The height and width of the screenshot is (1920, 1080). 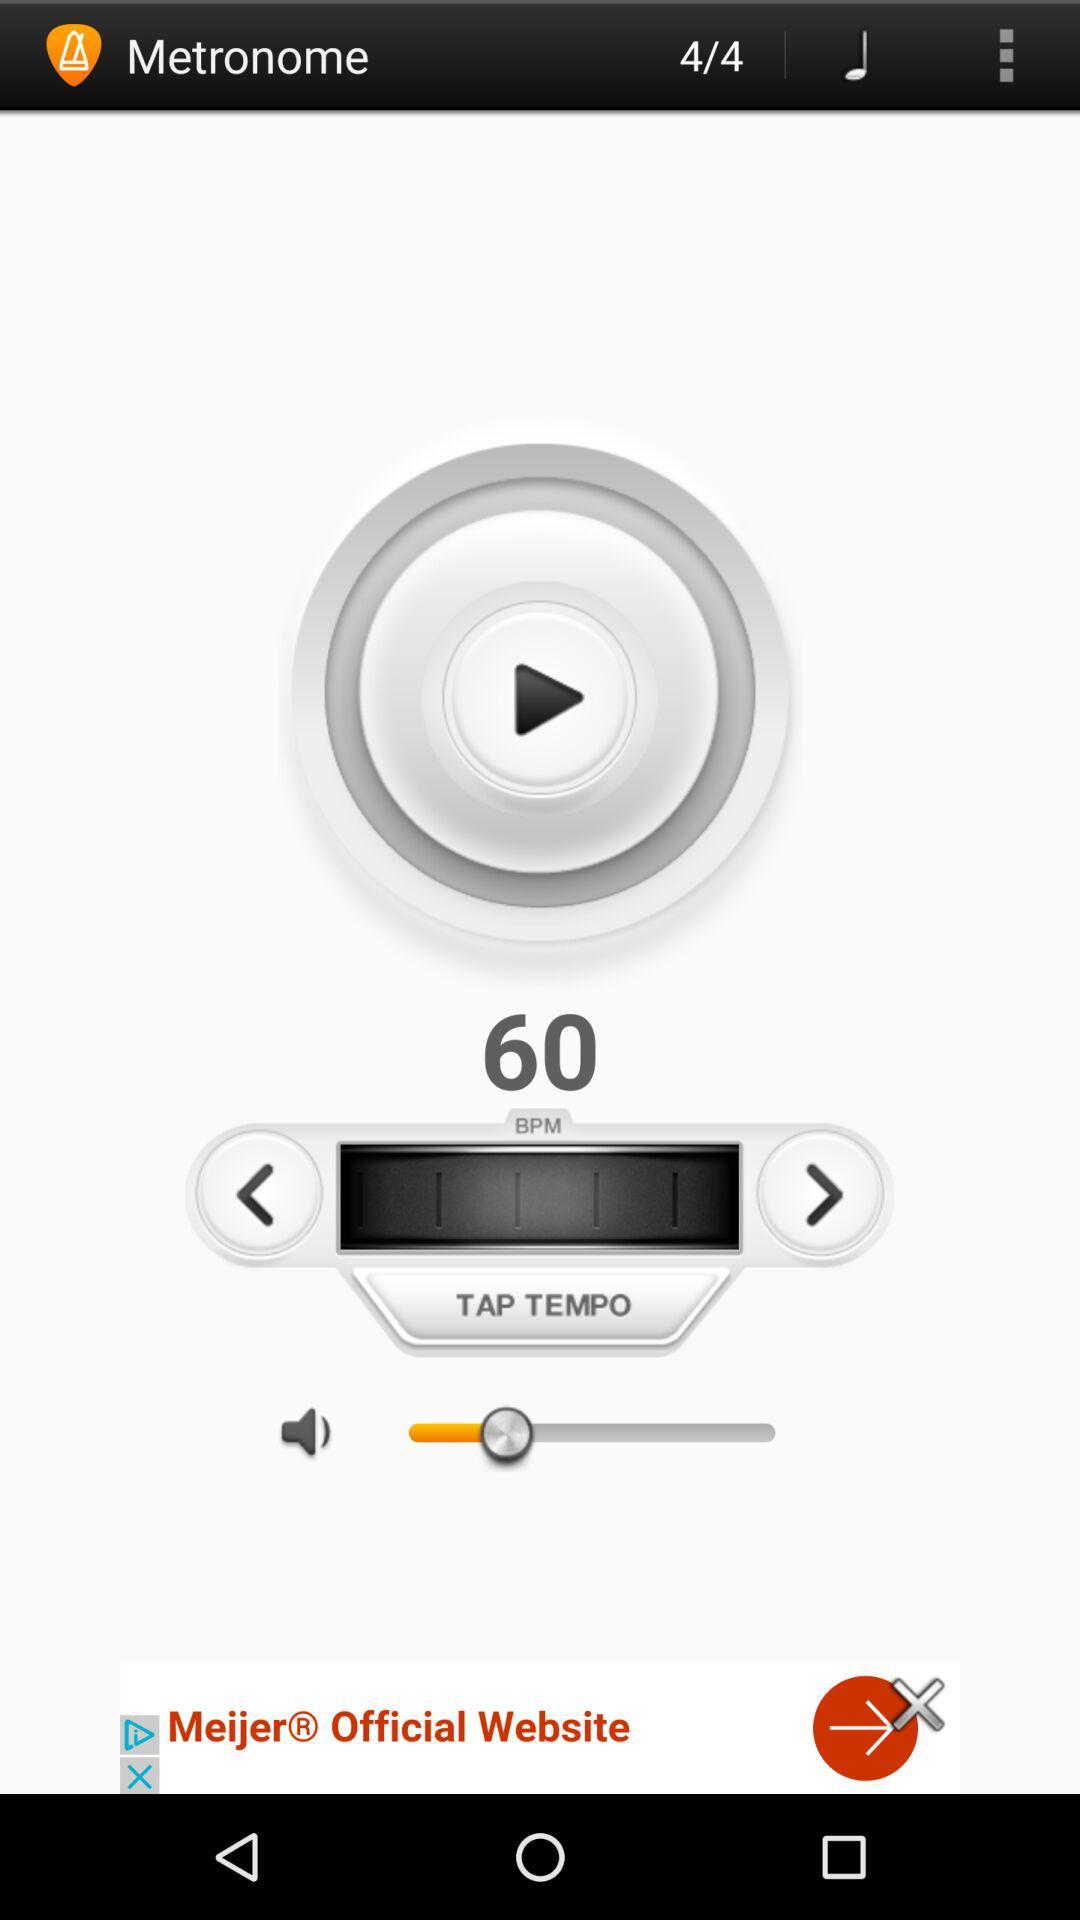 I want to click on play, so click(x=538, y=700).